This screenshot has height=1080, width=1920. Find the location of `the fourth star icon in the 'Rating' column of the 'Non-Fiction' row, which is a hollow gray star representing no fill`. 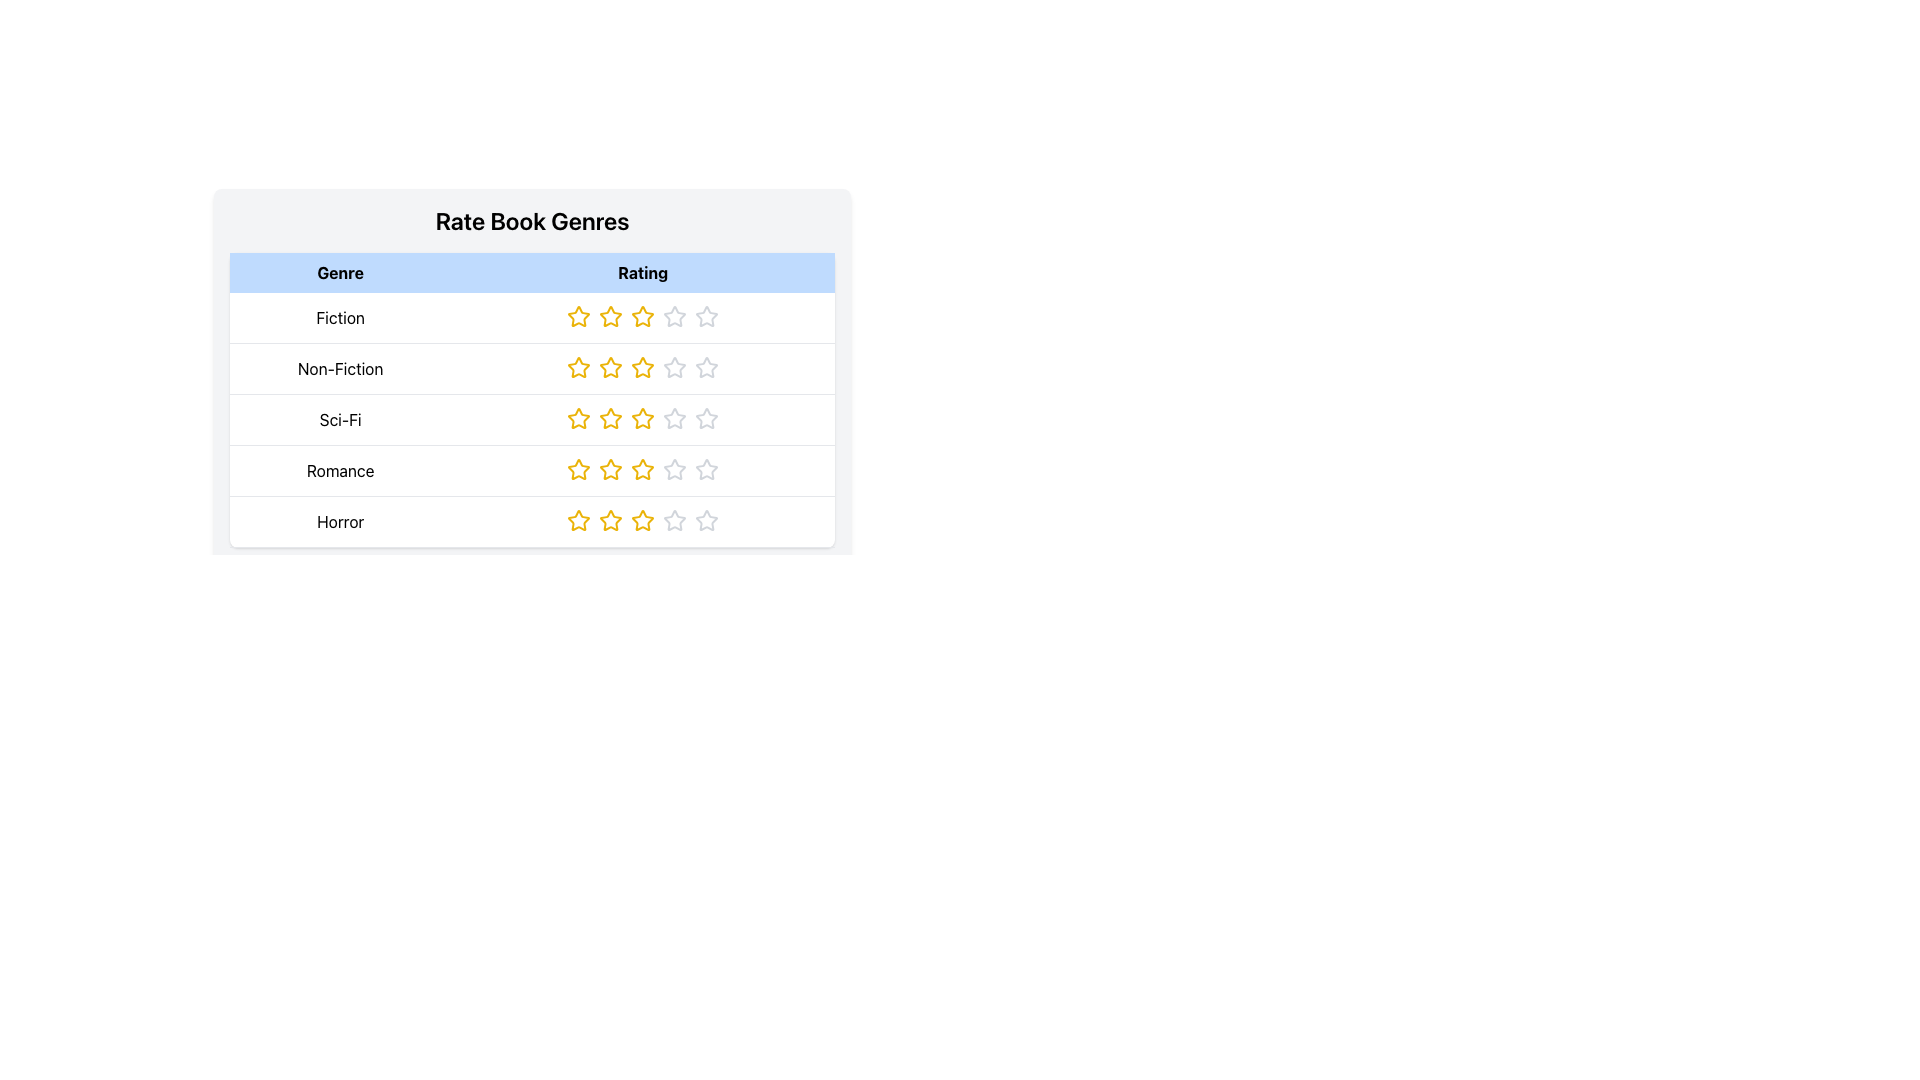

the fourth star icon in the 'Rating' column of the 'Non-Fiction' row, which is a hollow gray star representing no fill is located at coordinates (707, 367).